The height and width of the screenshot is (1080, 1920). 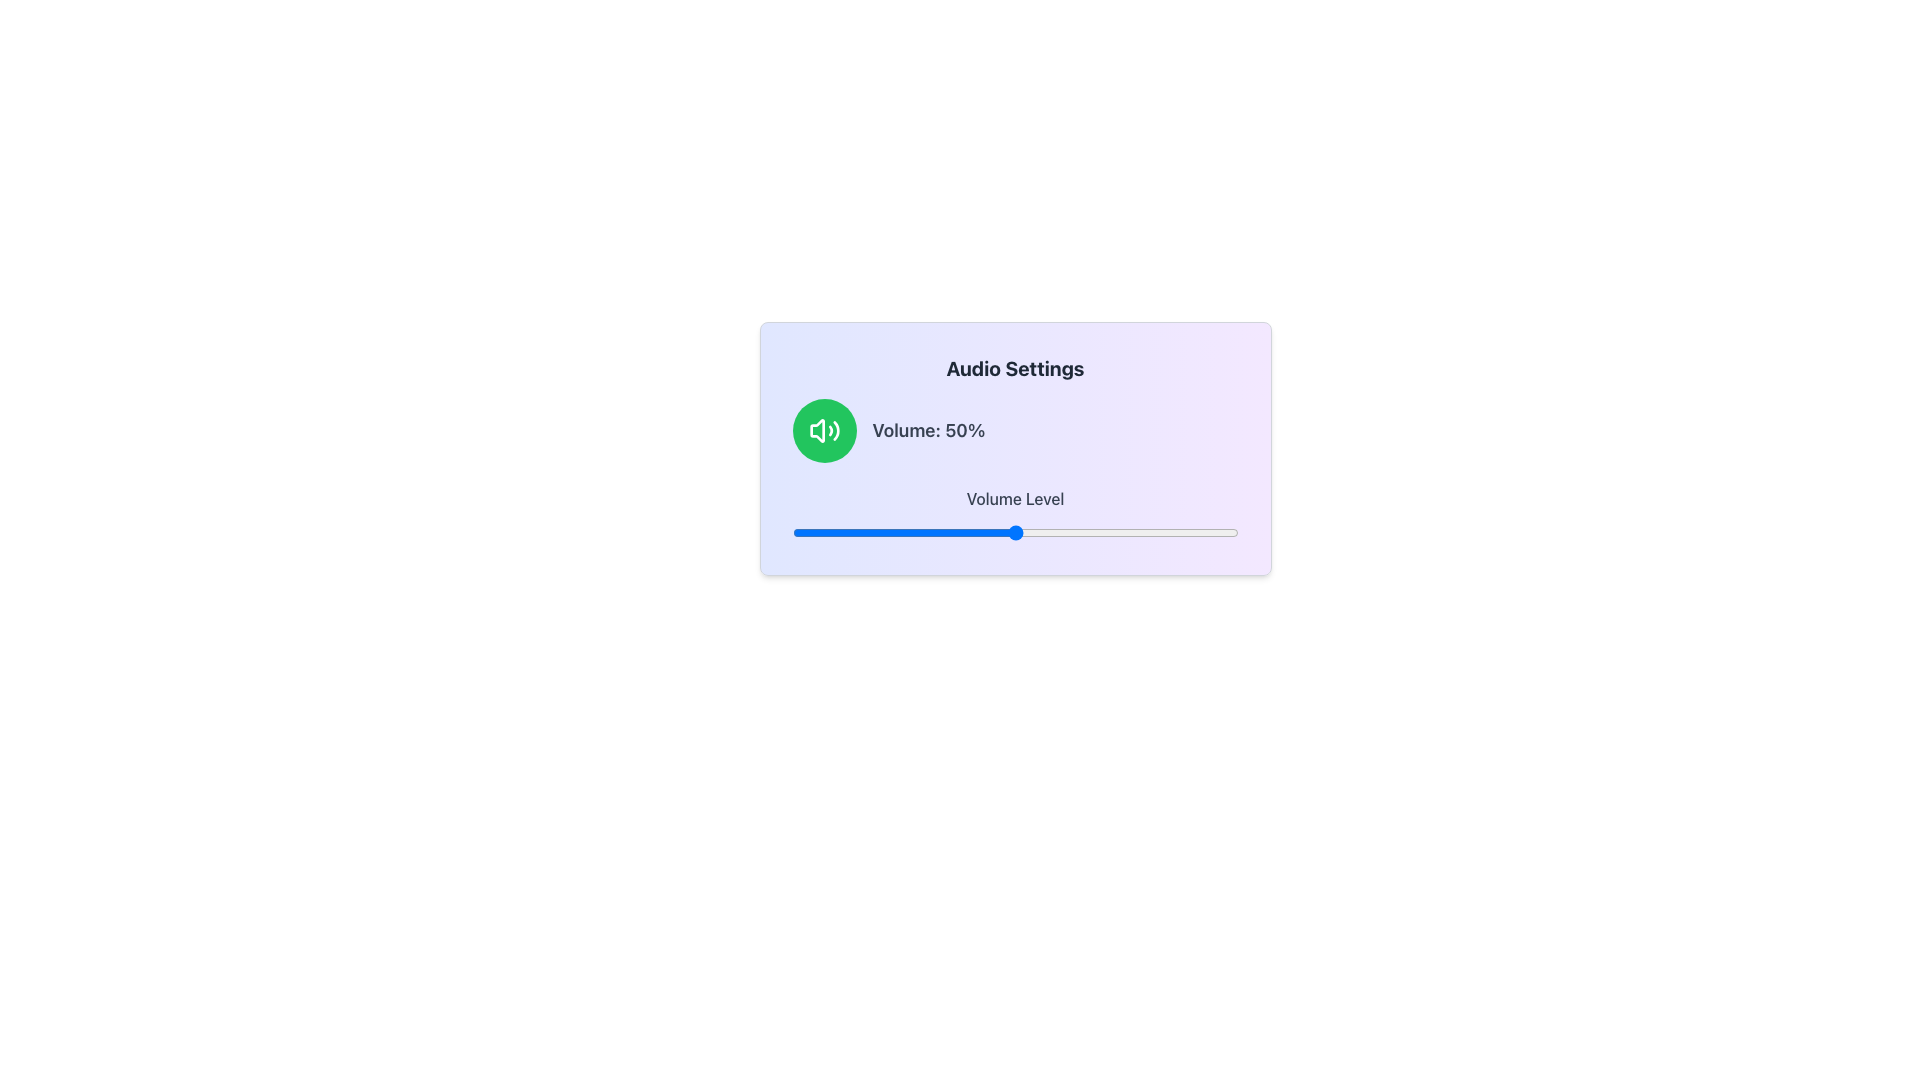 What do you see at coordinates (817, 430) in the screenshot?
I see `the audio property icon located in the top-left section of the 'Audio Settings' card, adjacent to the 'Volume: 50%' label and above the volume level slider` at bounding box center [817, 430].